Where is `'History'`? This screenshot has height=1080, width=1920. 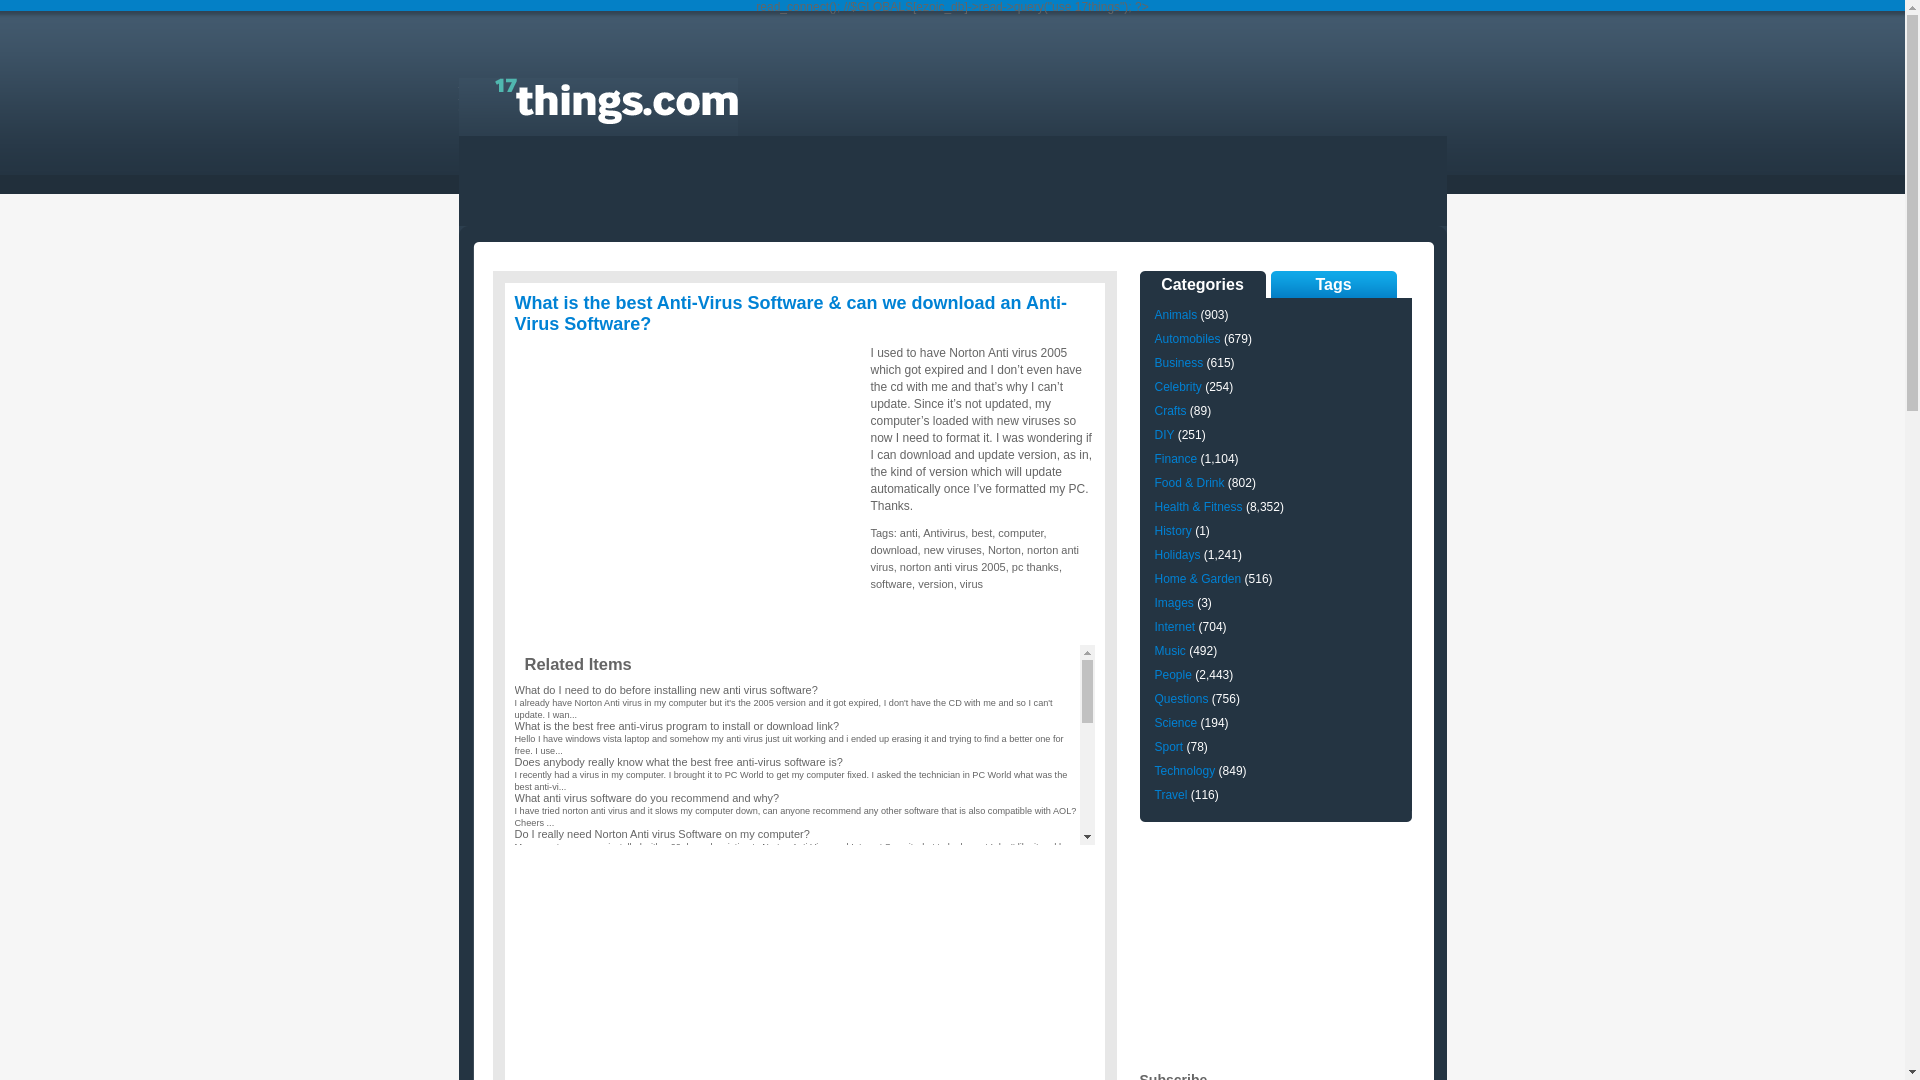
'History' is located at coordinates (1172, 530).